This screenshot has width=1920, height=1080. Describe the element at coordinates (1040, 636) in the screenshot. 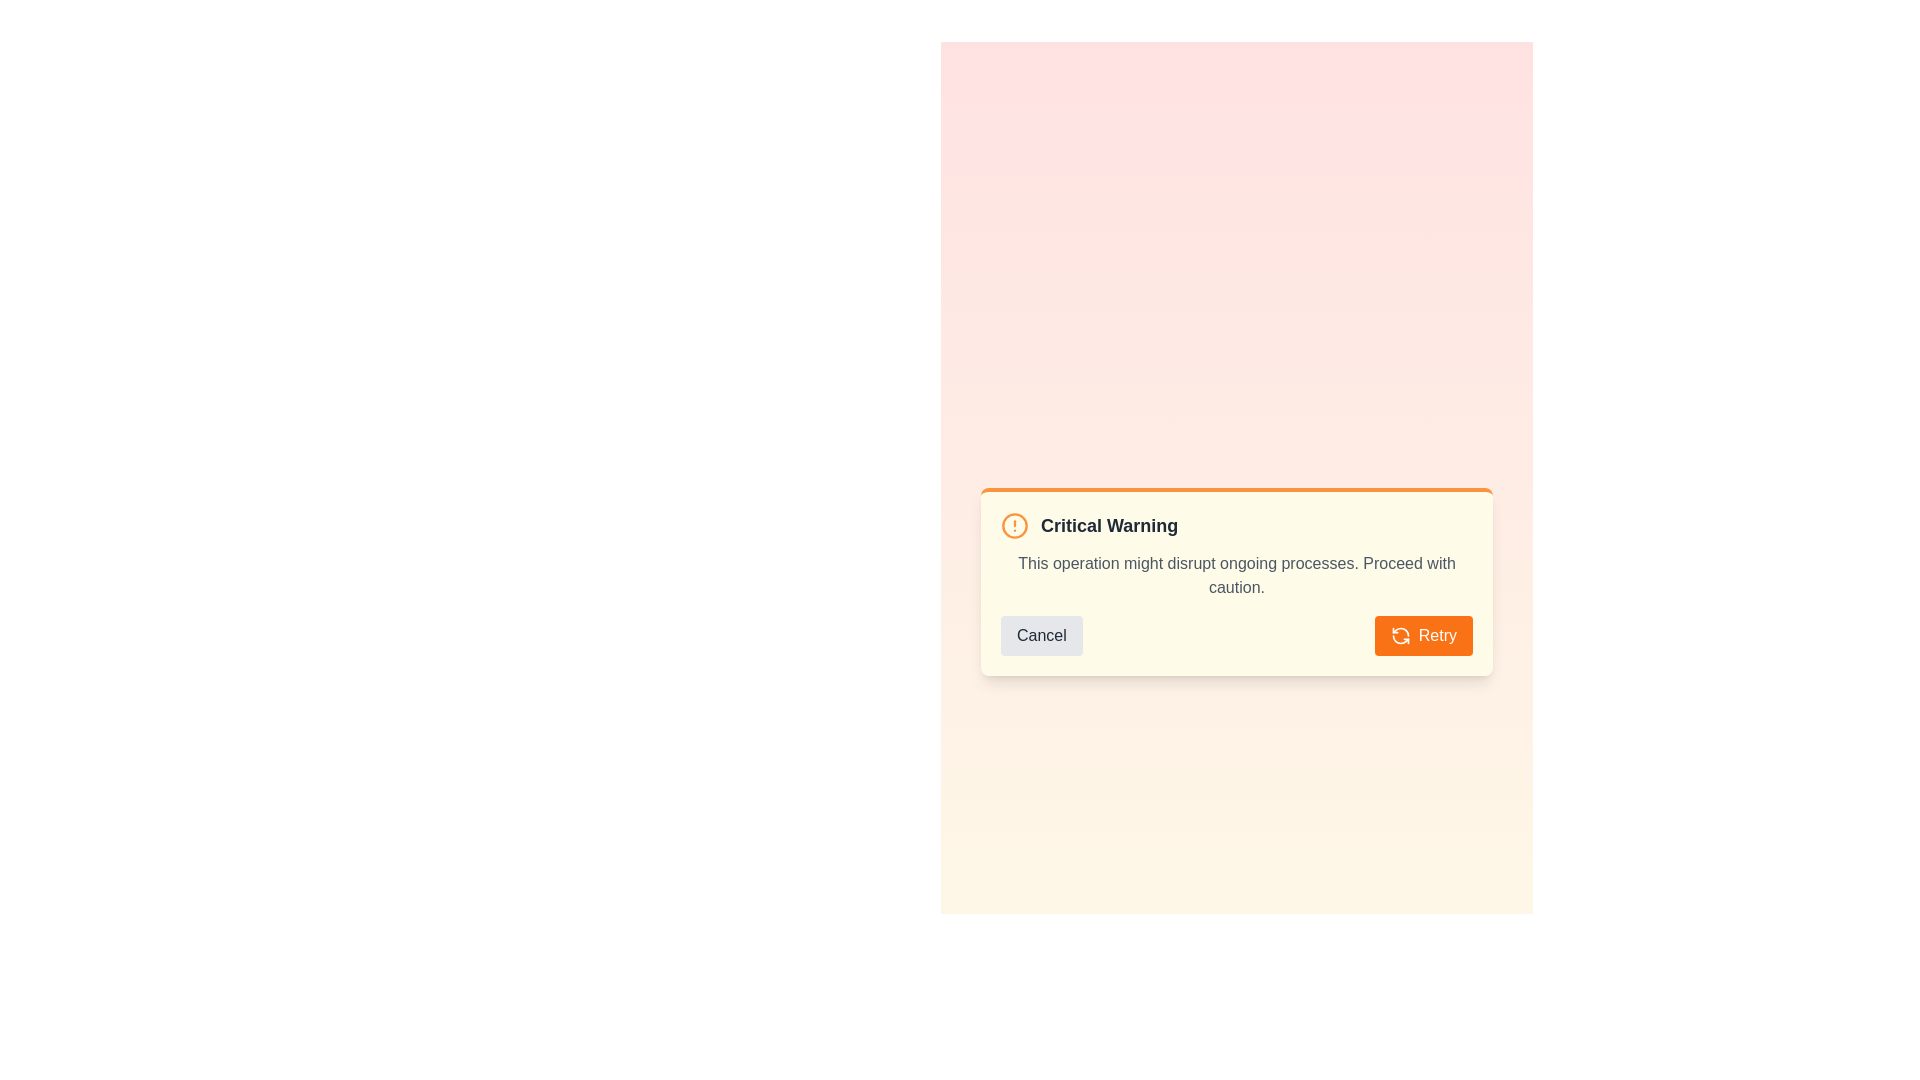

I see `the 'Cancel' button to trigger the hover effect` at that location.